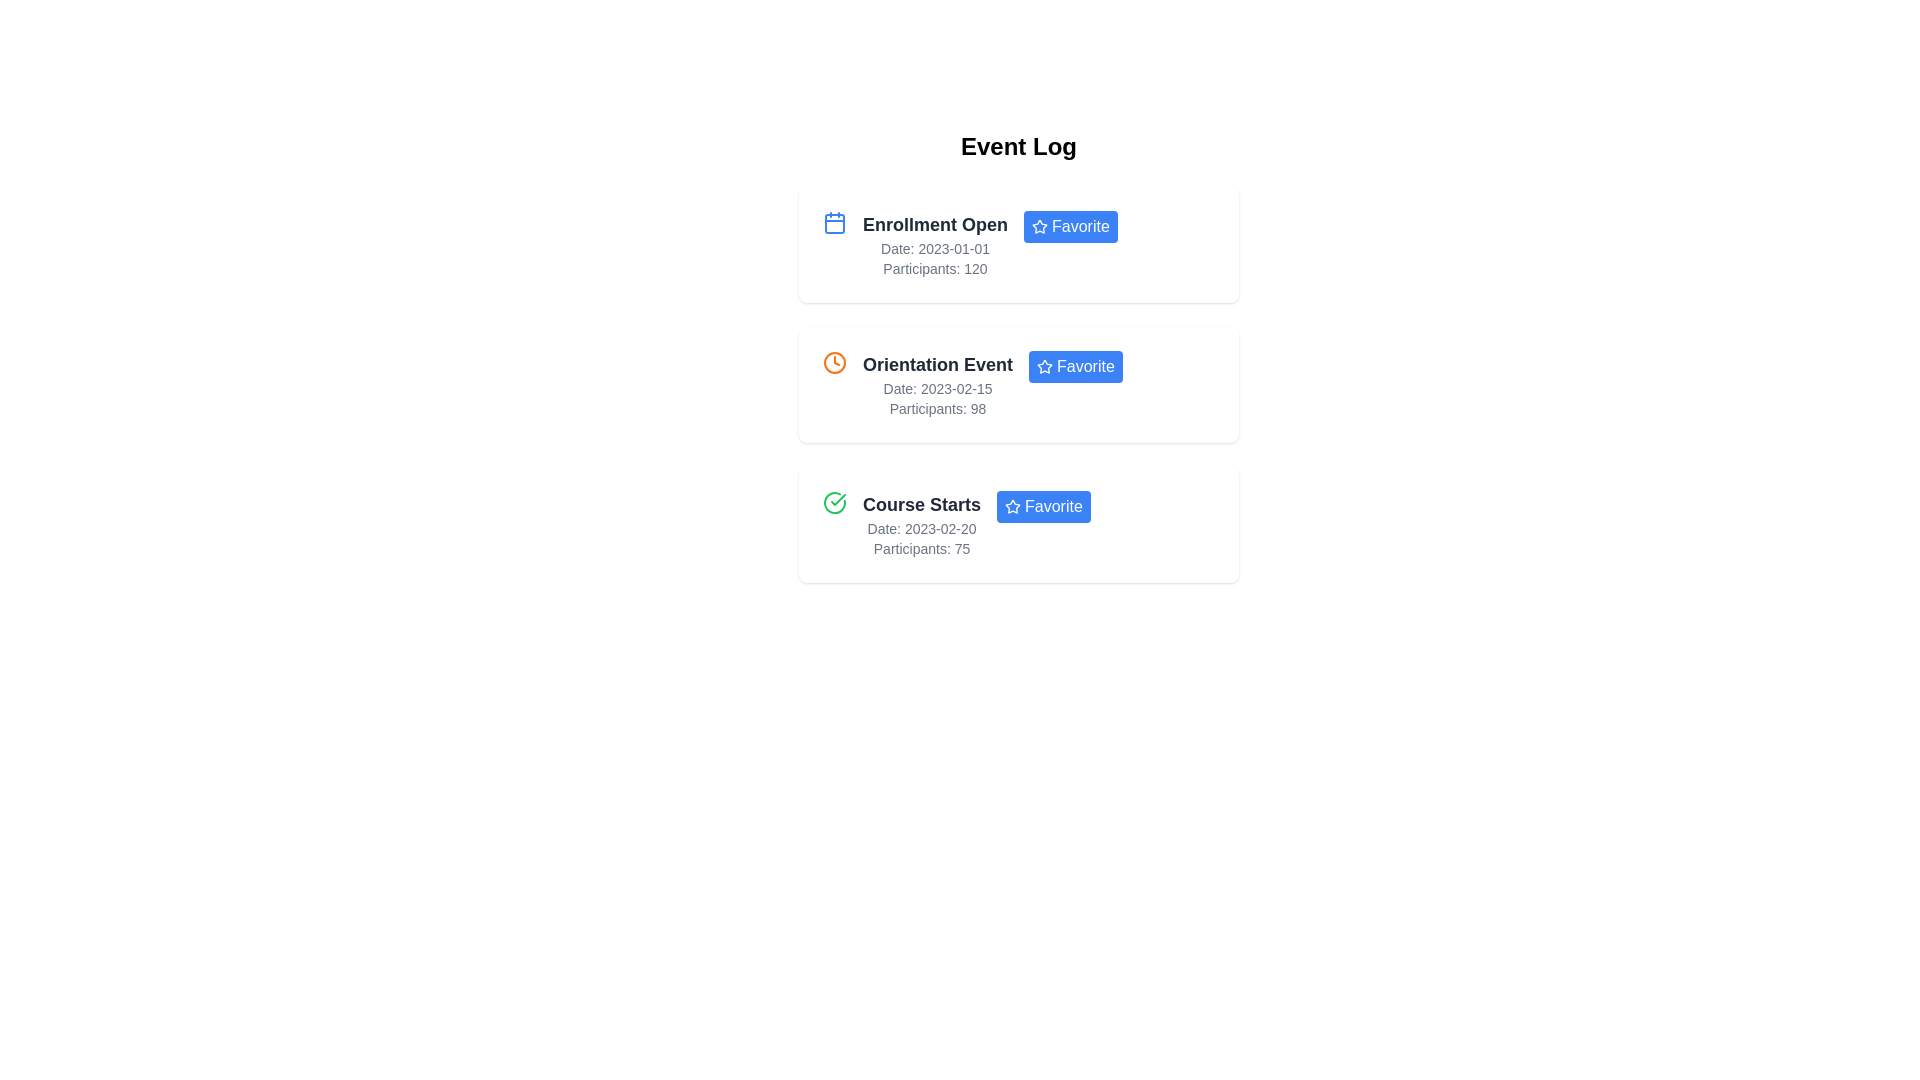 This screenshot has width=1920, height=1080. I want to click on the static text label displaying the number of participants for the 'Orientation Event', located in the bottom-left region of the event's section, so click(937, 407).